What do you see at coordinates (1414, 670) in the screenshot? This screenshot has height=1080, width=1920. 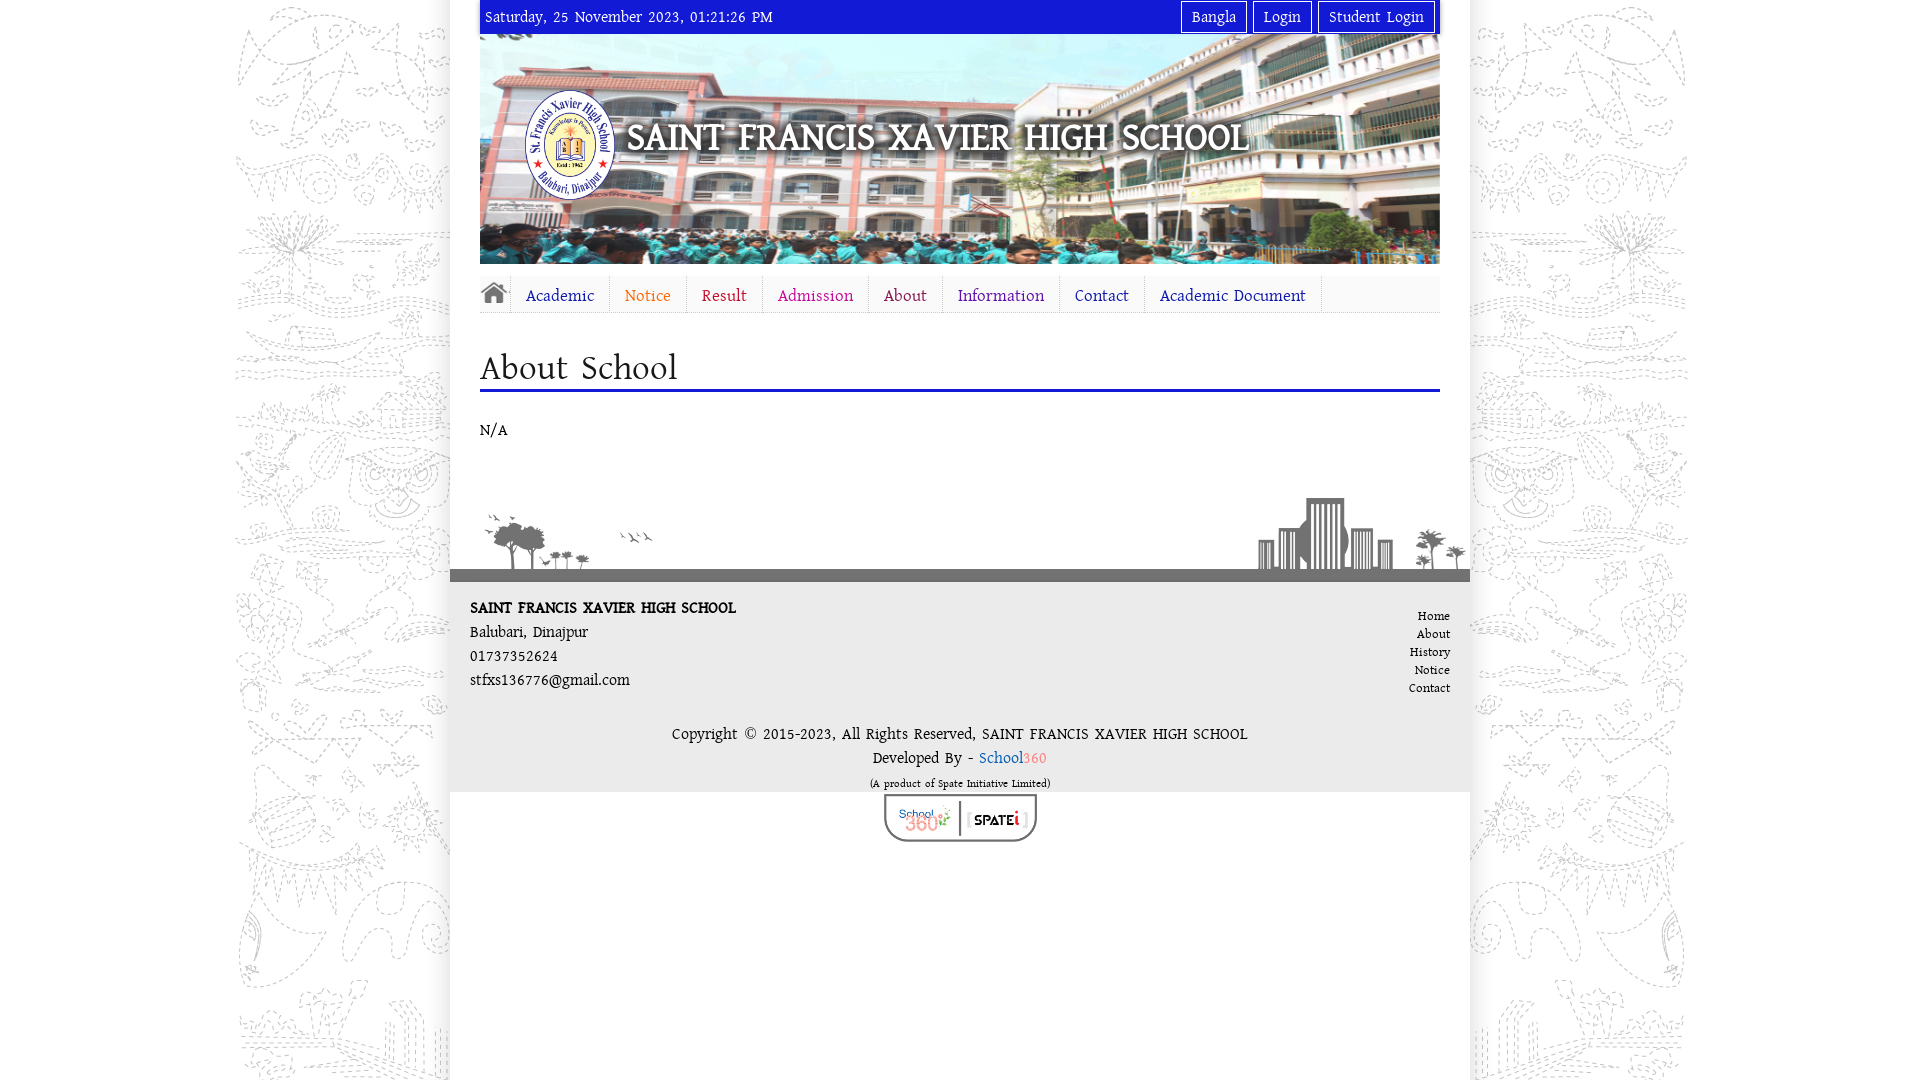 I see `'Notice'` at bounding box center [1414, 670].